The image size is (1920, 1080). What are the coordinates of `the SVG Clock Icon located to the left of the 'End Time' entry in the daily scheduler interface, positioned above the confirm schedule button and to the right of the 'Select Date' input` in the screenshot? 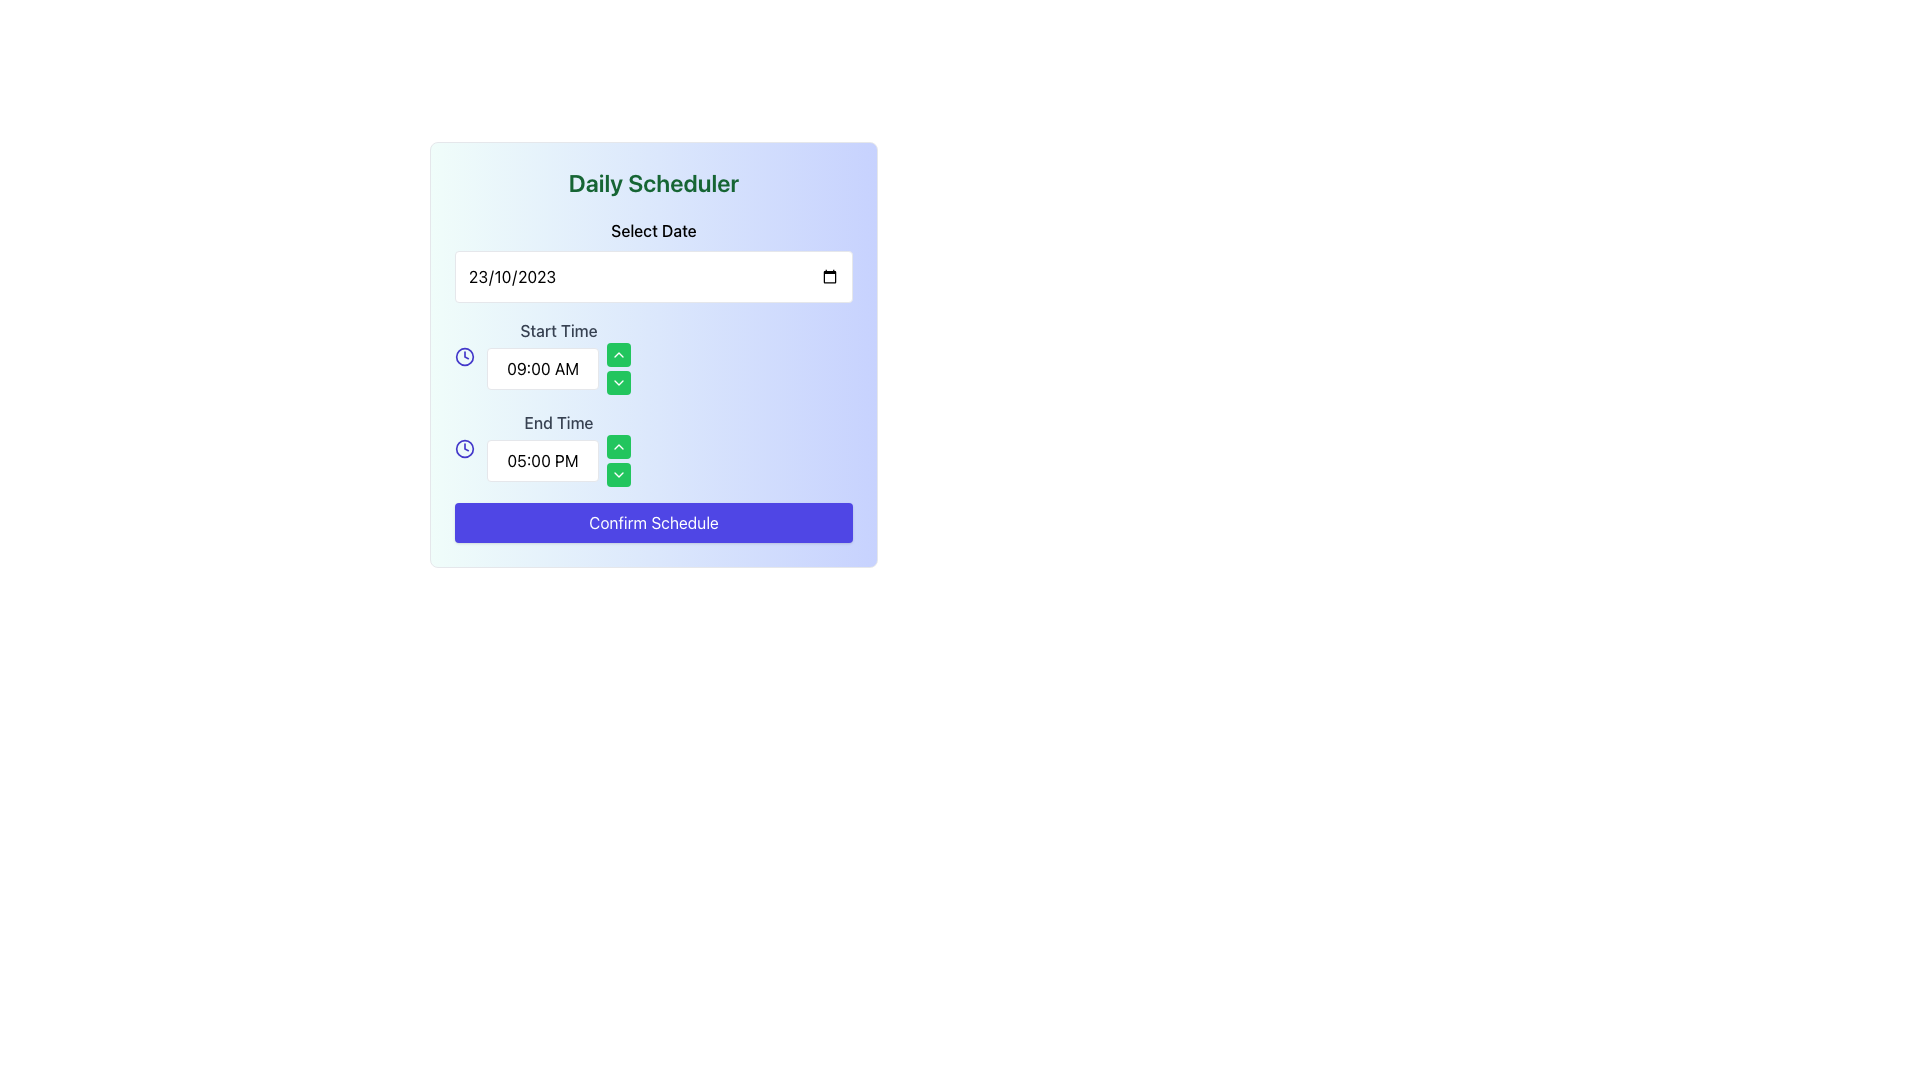 It's located at (464, 356).